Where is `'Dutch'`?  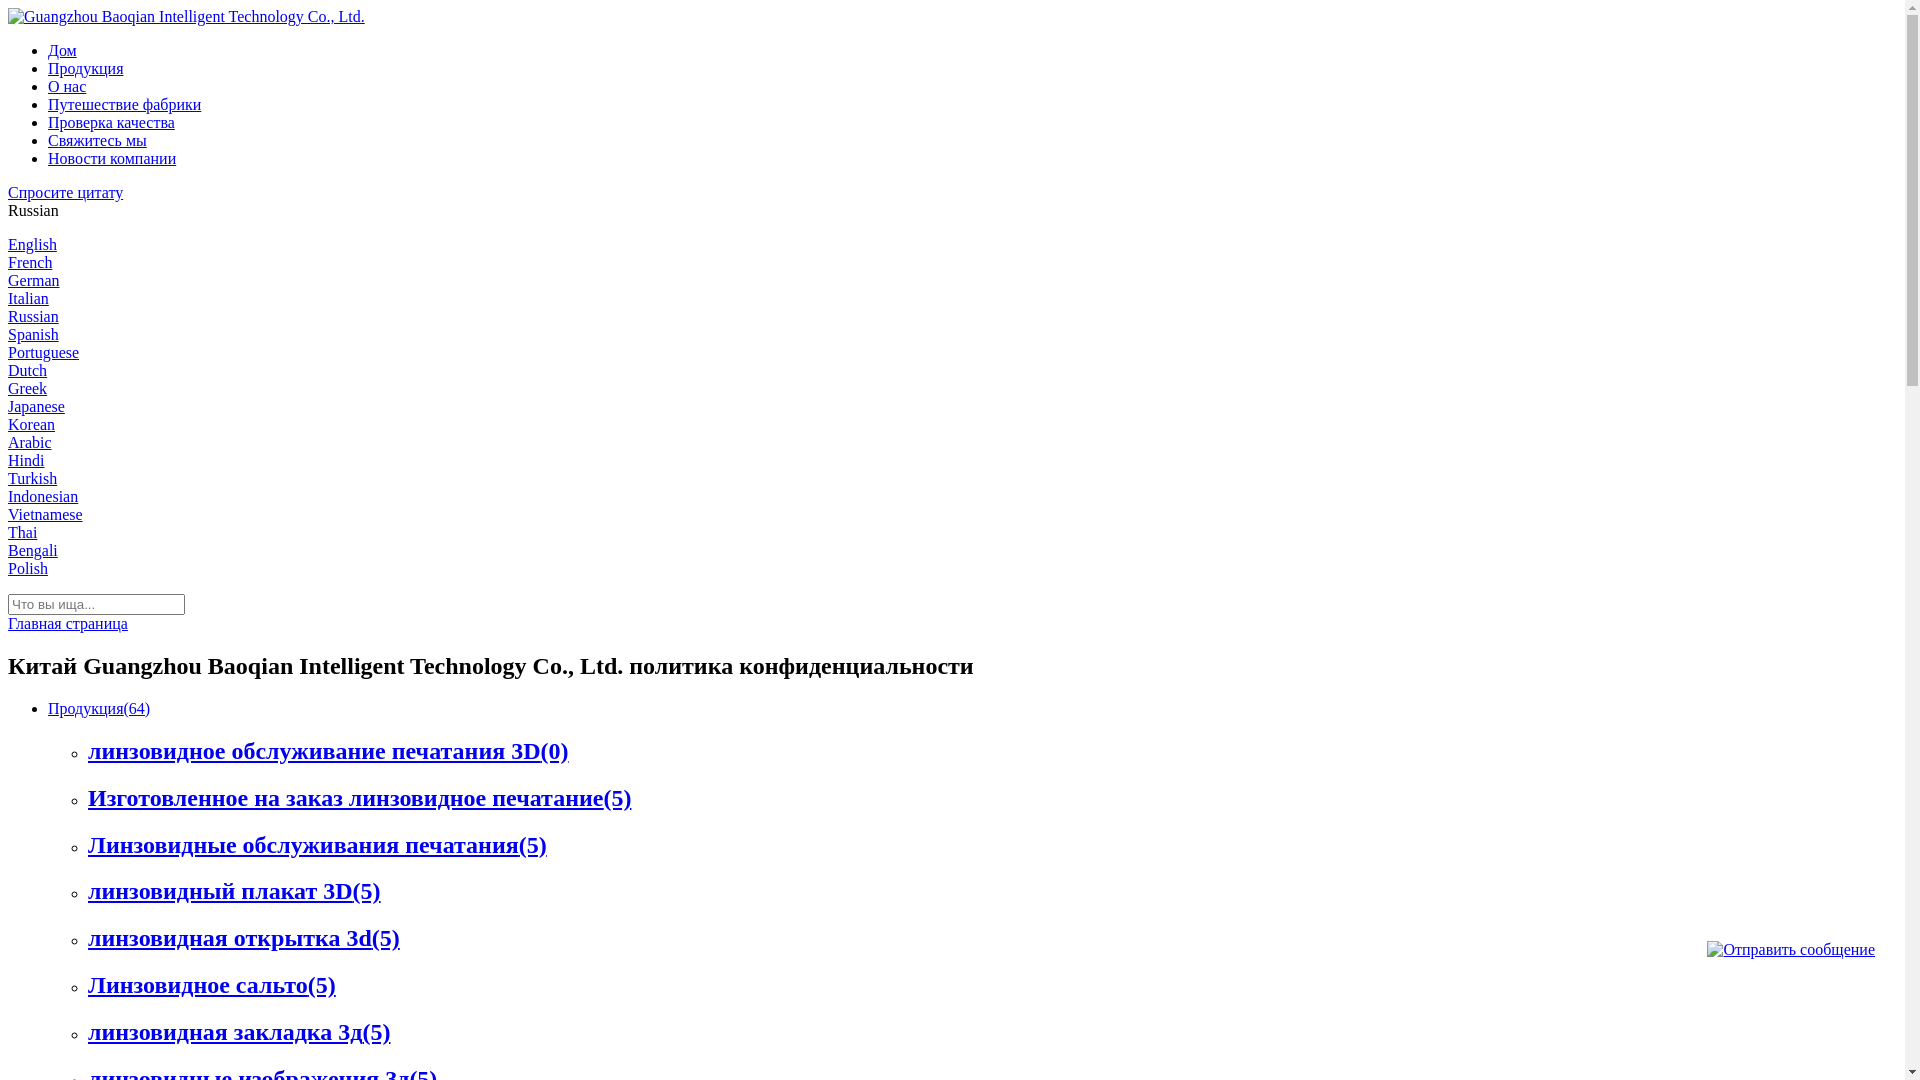
'Dutch' is located at coordinates (27, 370).